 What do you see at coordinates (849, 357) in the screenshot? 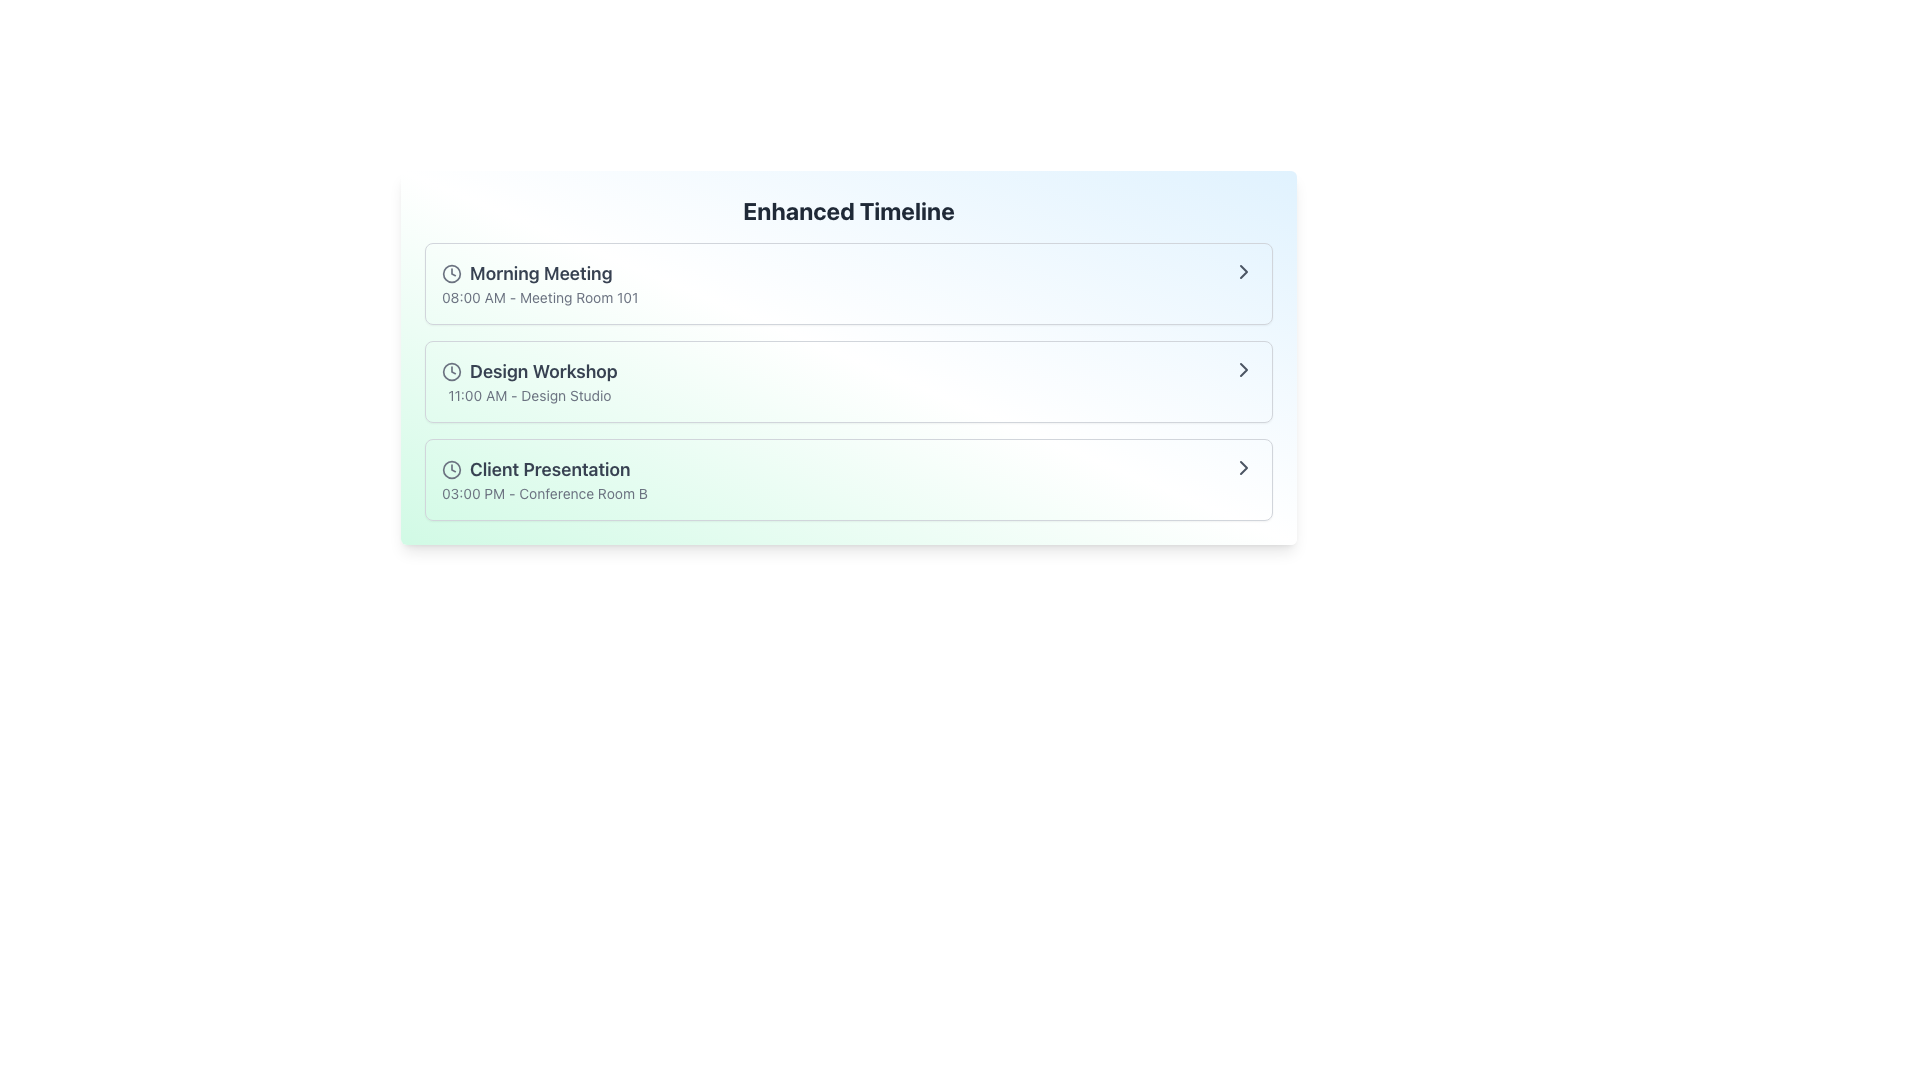
I see `the timeline entry component that contains 'Design Workshop' to interact with the event` at bounding box center [849, 357].